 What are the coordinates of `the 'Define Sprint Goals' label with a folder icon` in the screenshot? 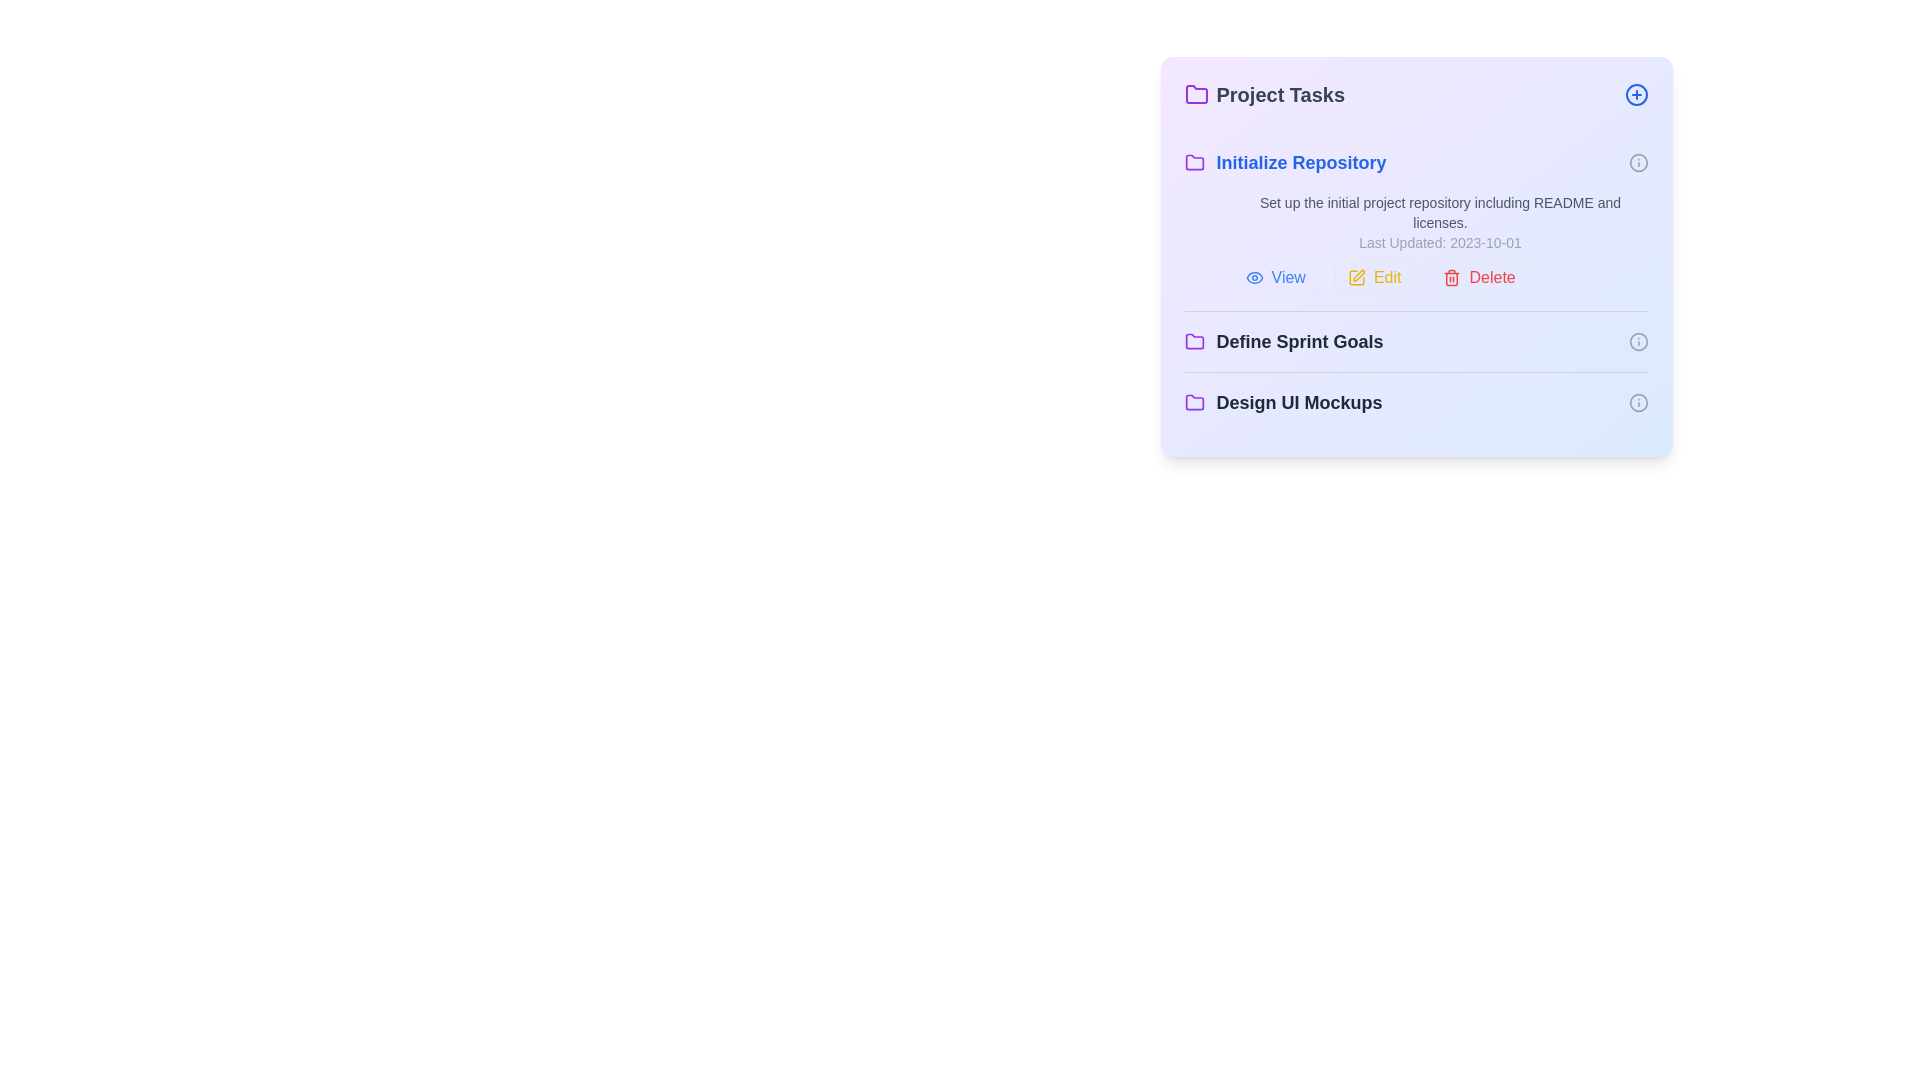 It's located at (1284, 341).